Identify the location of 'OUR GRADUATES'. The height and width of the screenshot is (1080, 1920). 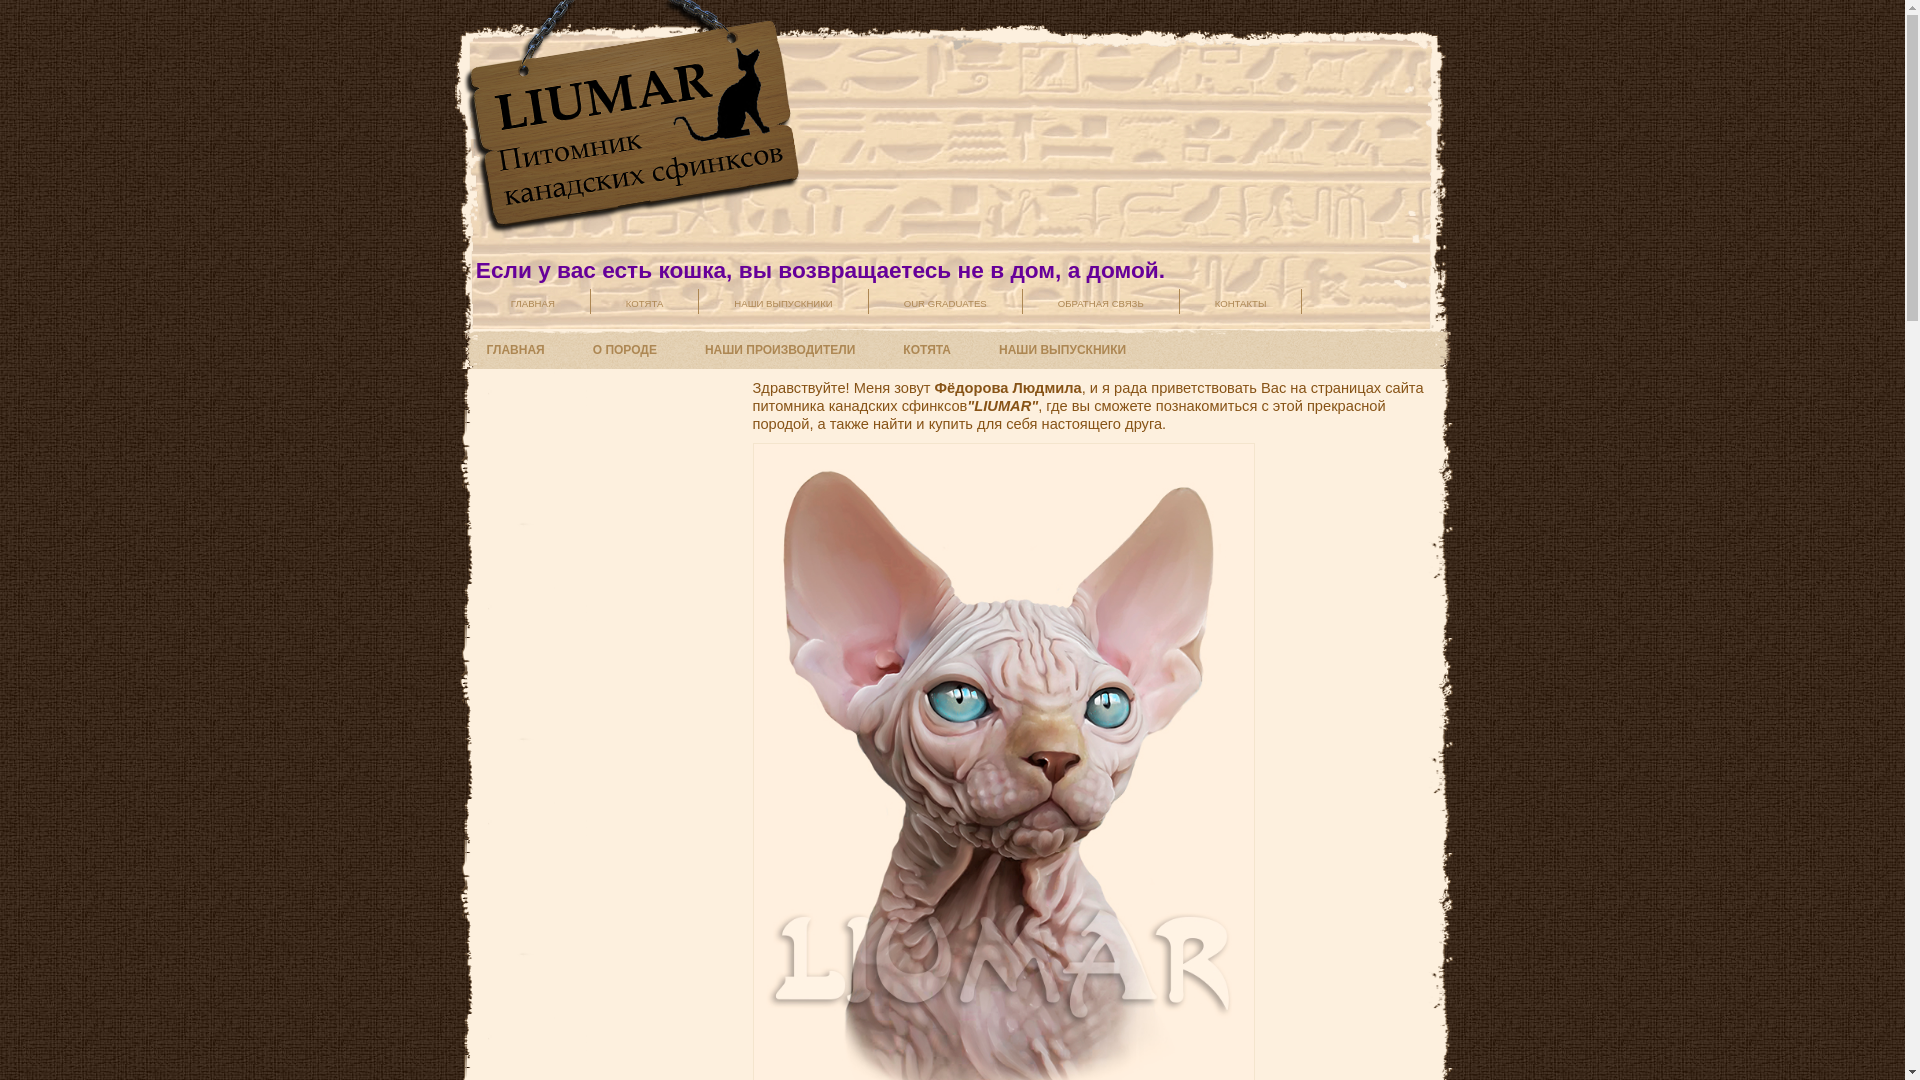
(944, 301).